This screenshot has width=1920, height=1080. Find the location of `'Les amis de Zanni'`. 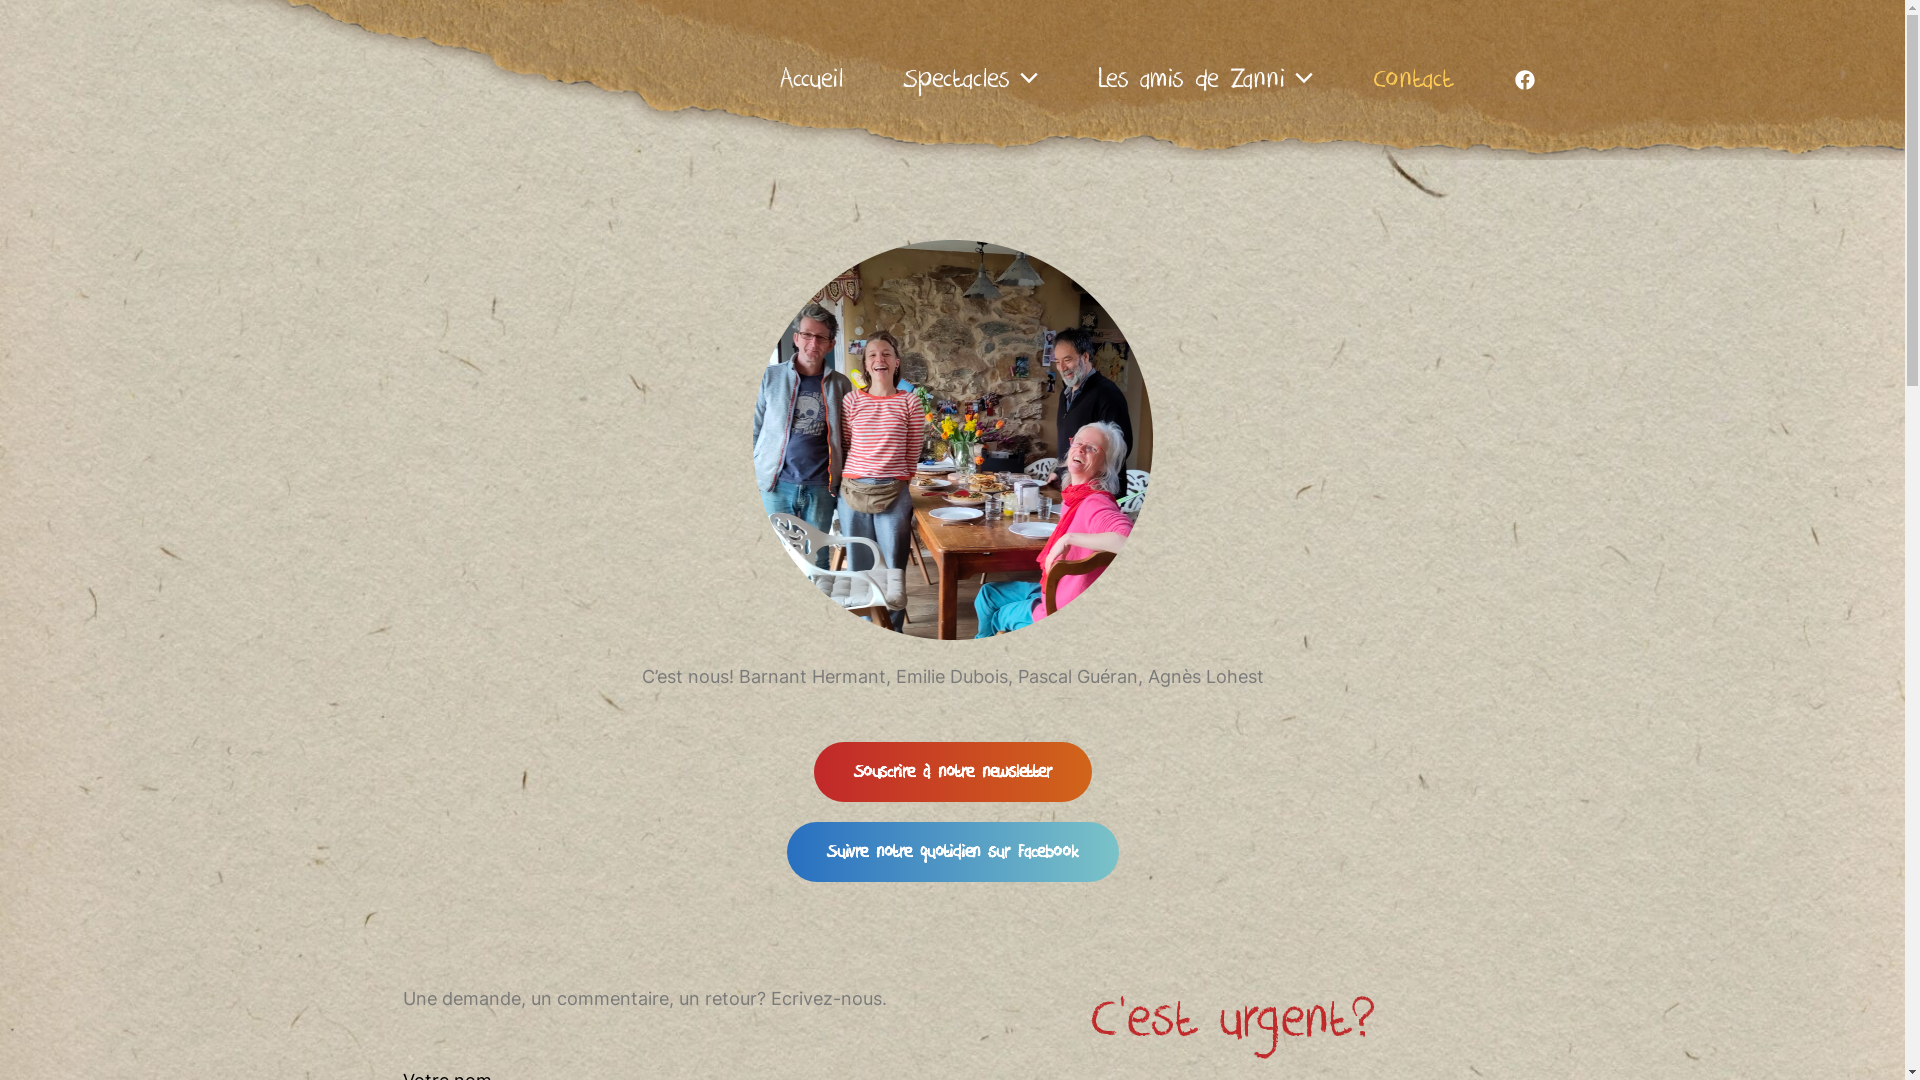

'Les amis de Zanni' is located at coordinates (1204, 79).